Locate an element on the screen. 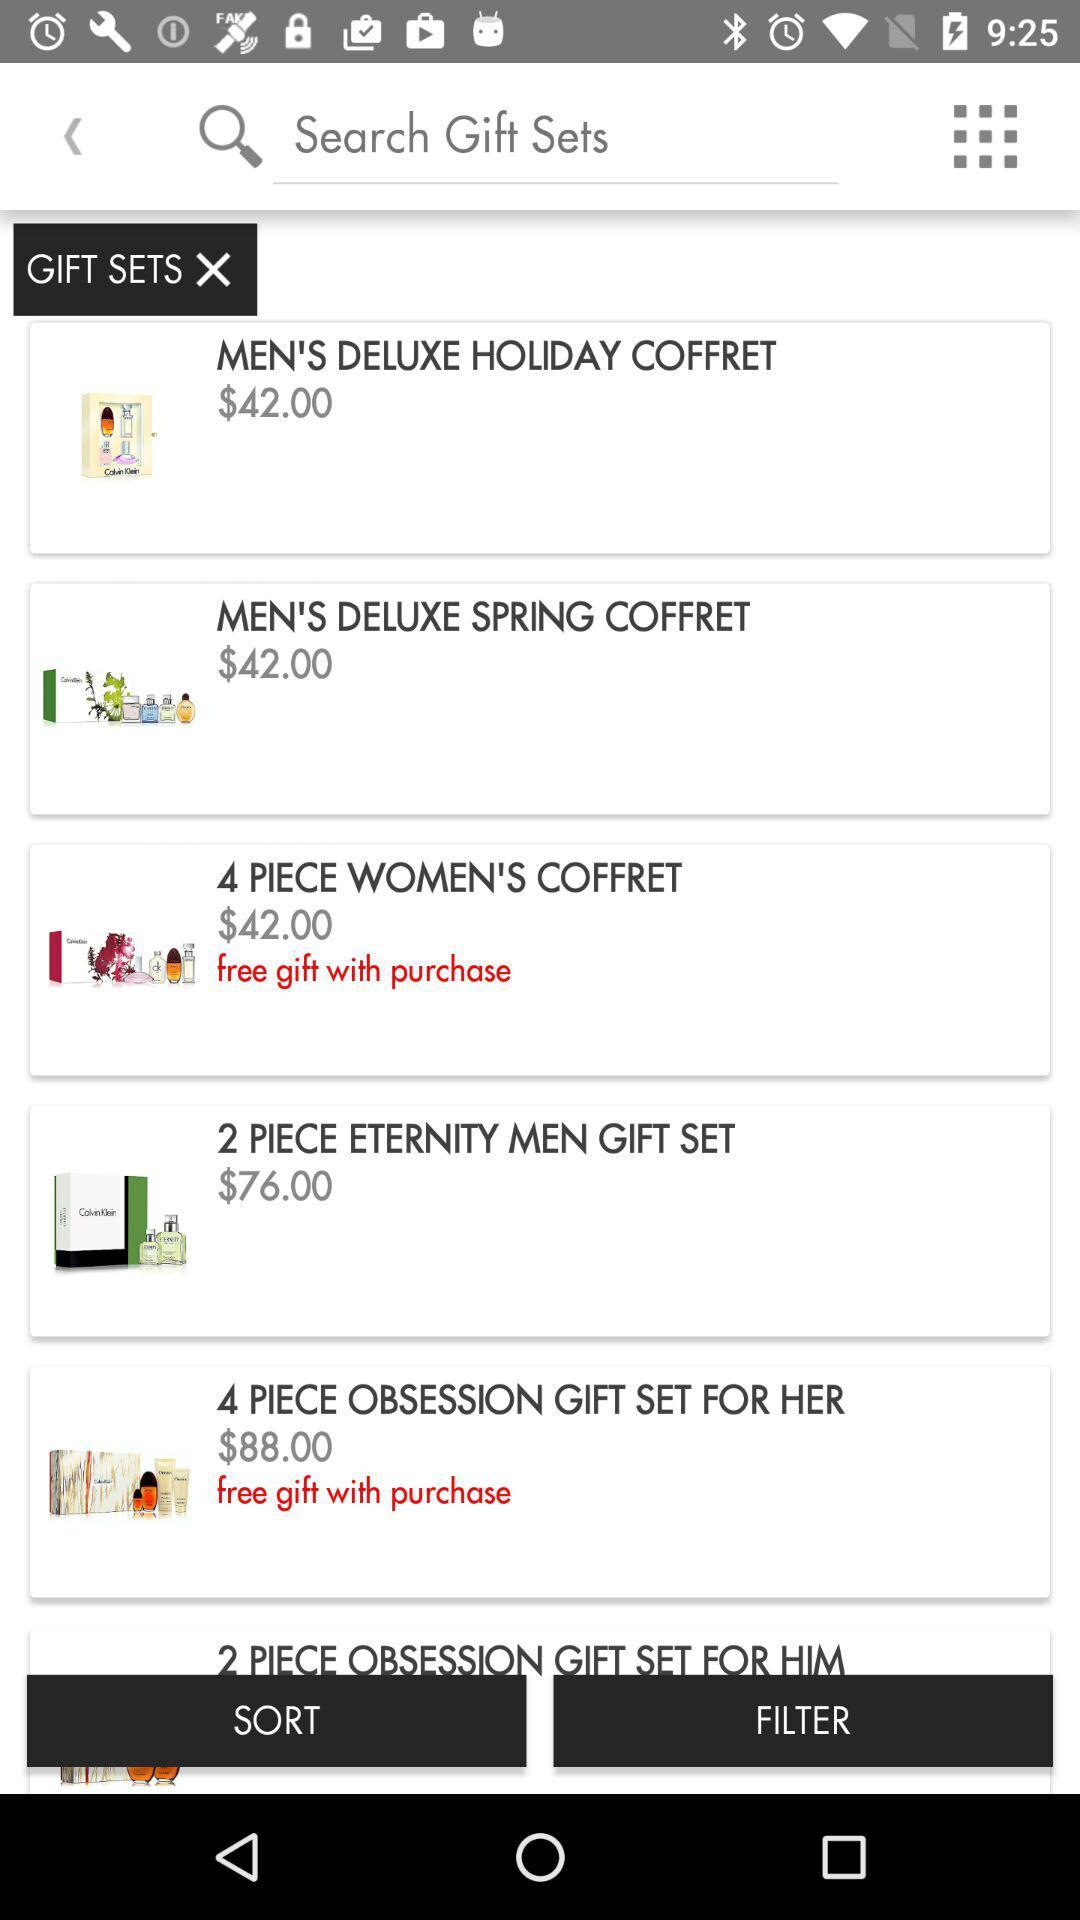  the sort is located at coordinates (276, 1719).